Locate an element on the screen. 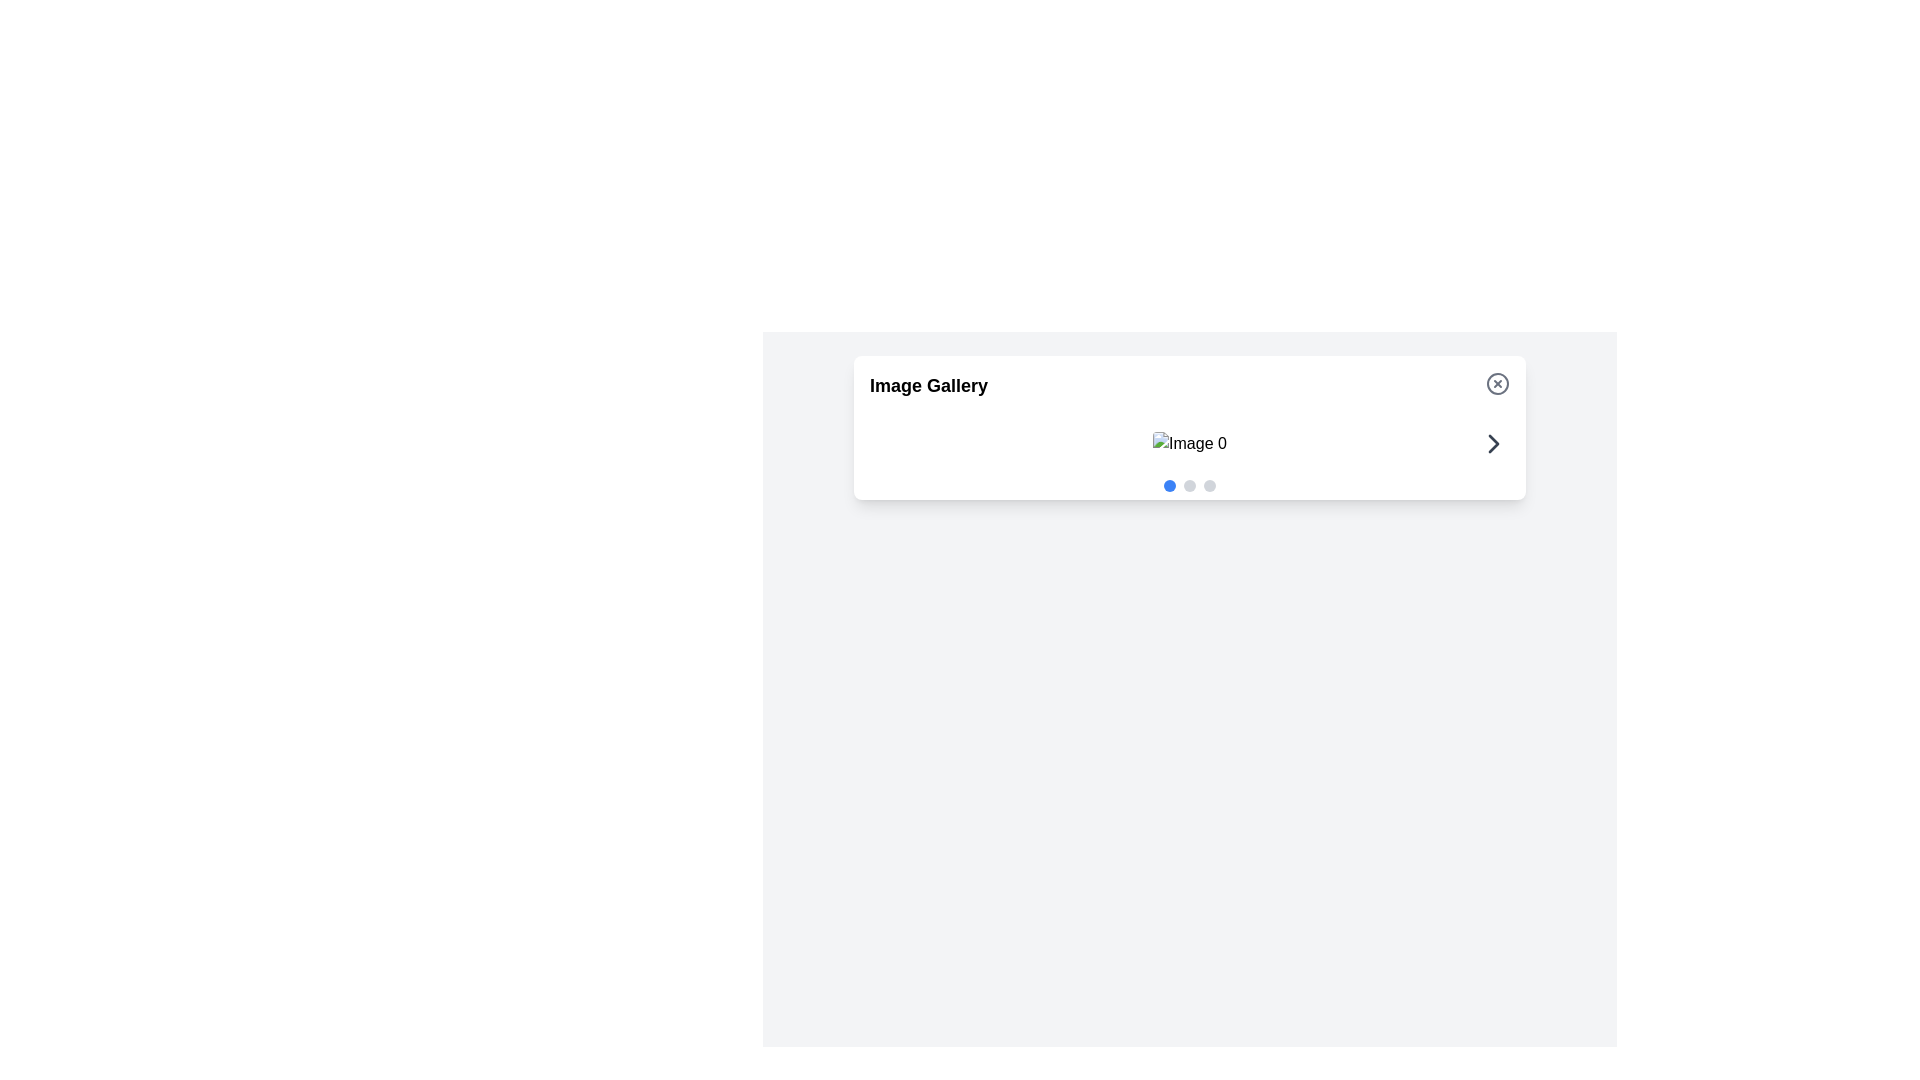  the third selectable navigation indicator dot is located at coordinates (1208, 486).